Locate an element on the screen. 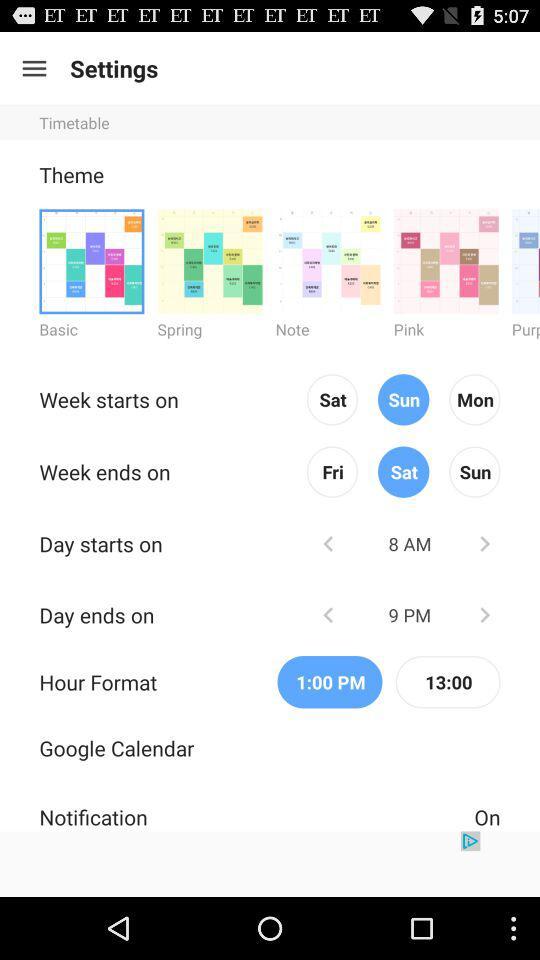 The width and height of the screenshot is (540, 960). the menu icon is located at coordinates (33, 73).